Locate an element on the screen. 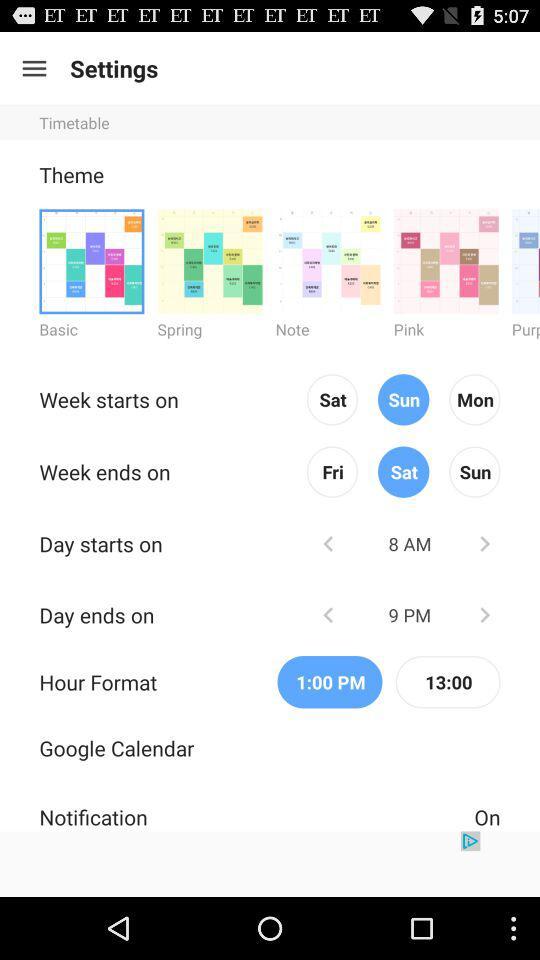 The width and height of the screenshot is (540, 960). the menu icon is located at coordinates (33, 73).